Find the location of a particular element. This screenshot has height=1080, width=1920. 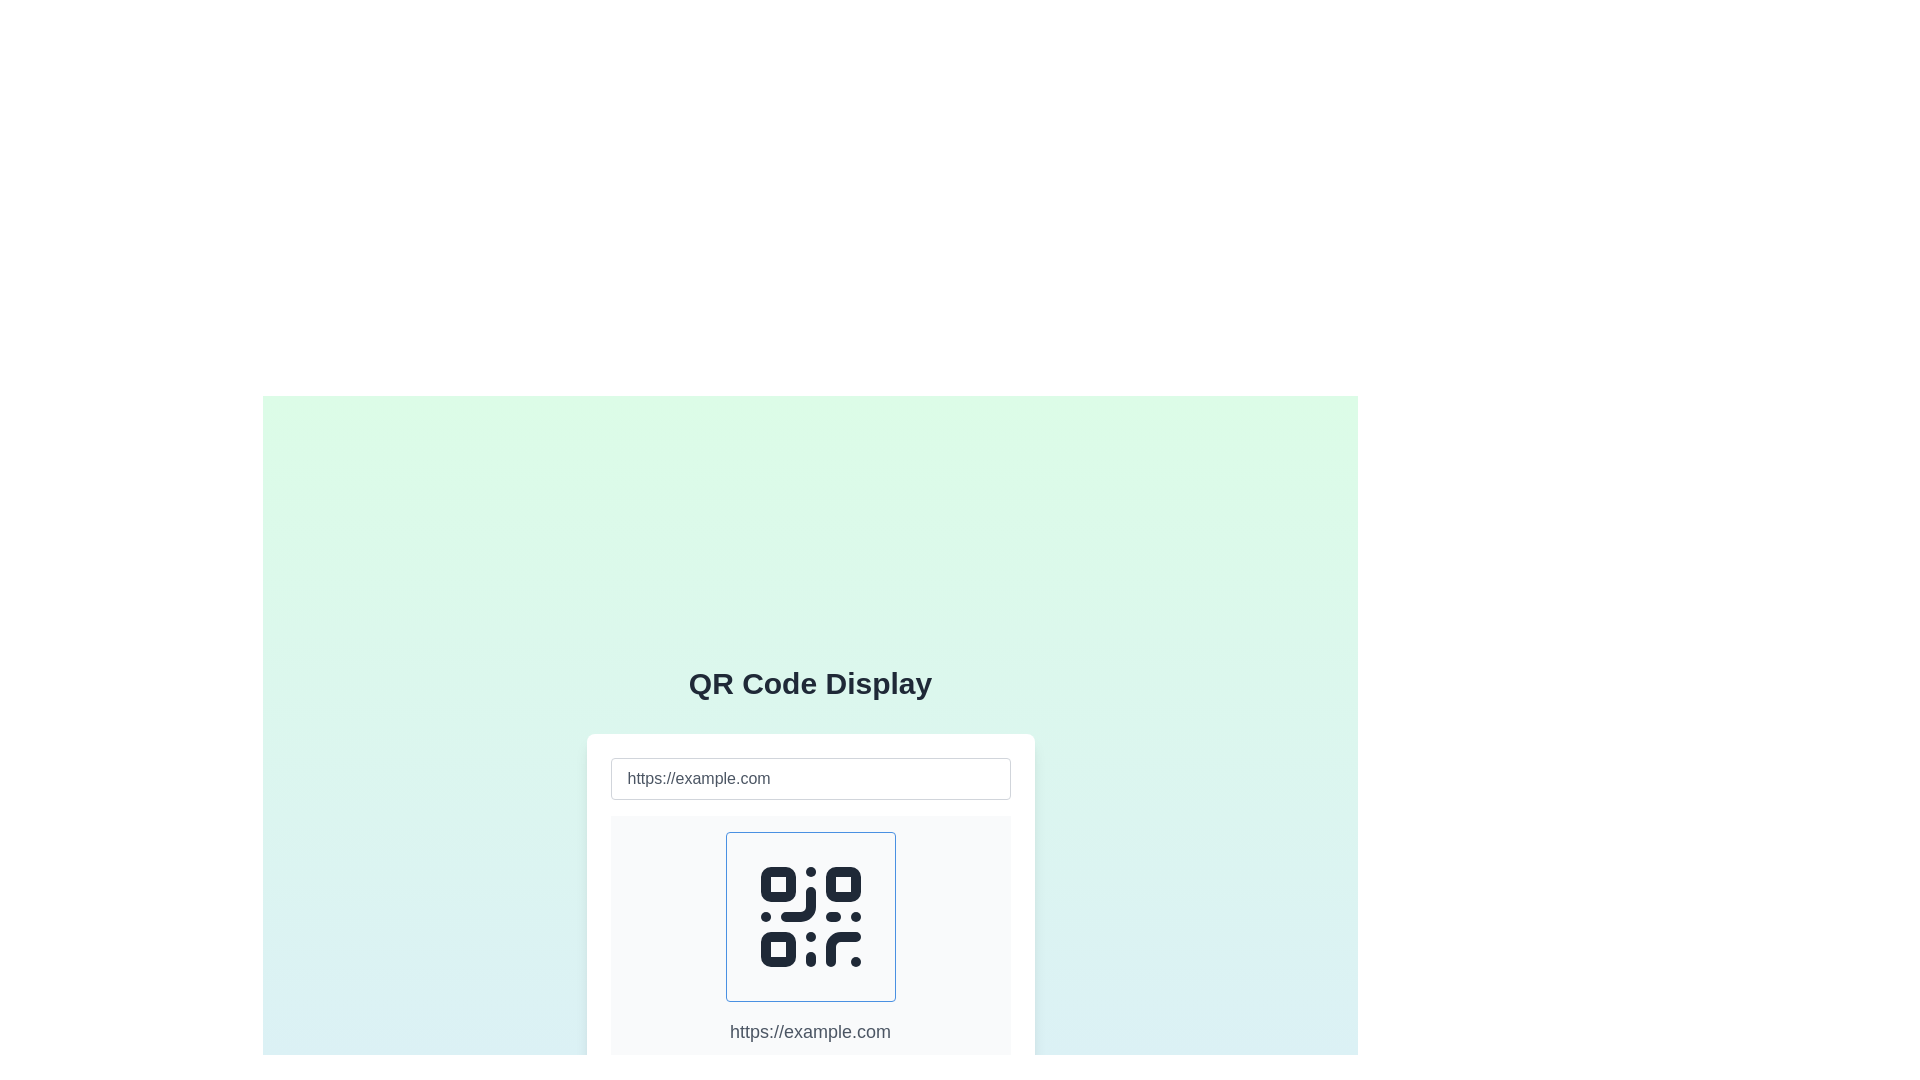

the curved black line in the bottom-right component of the QR code graphic is located at coordinates (843, 947).